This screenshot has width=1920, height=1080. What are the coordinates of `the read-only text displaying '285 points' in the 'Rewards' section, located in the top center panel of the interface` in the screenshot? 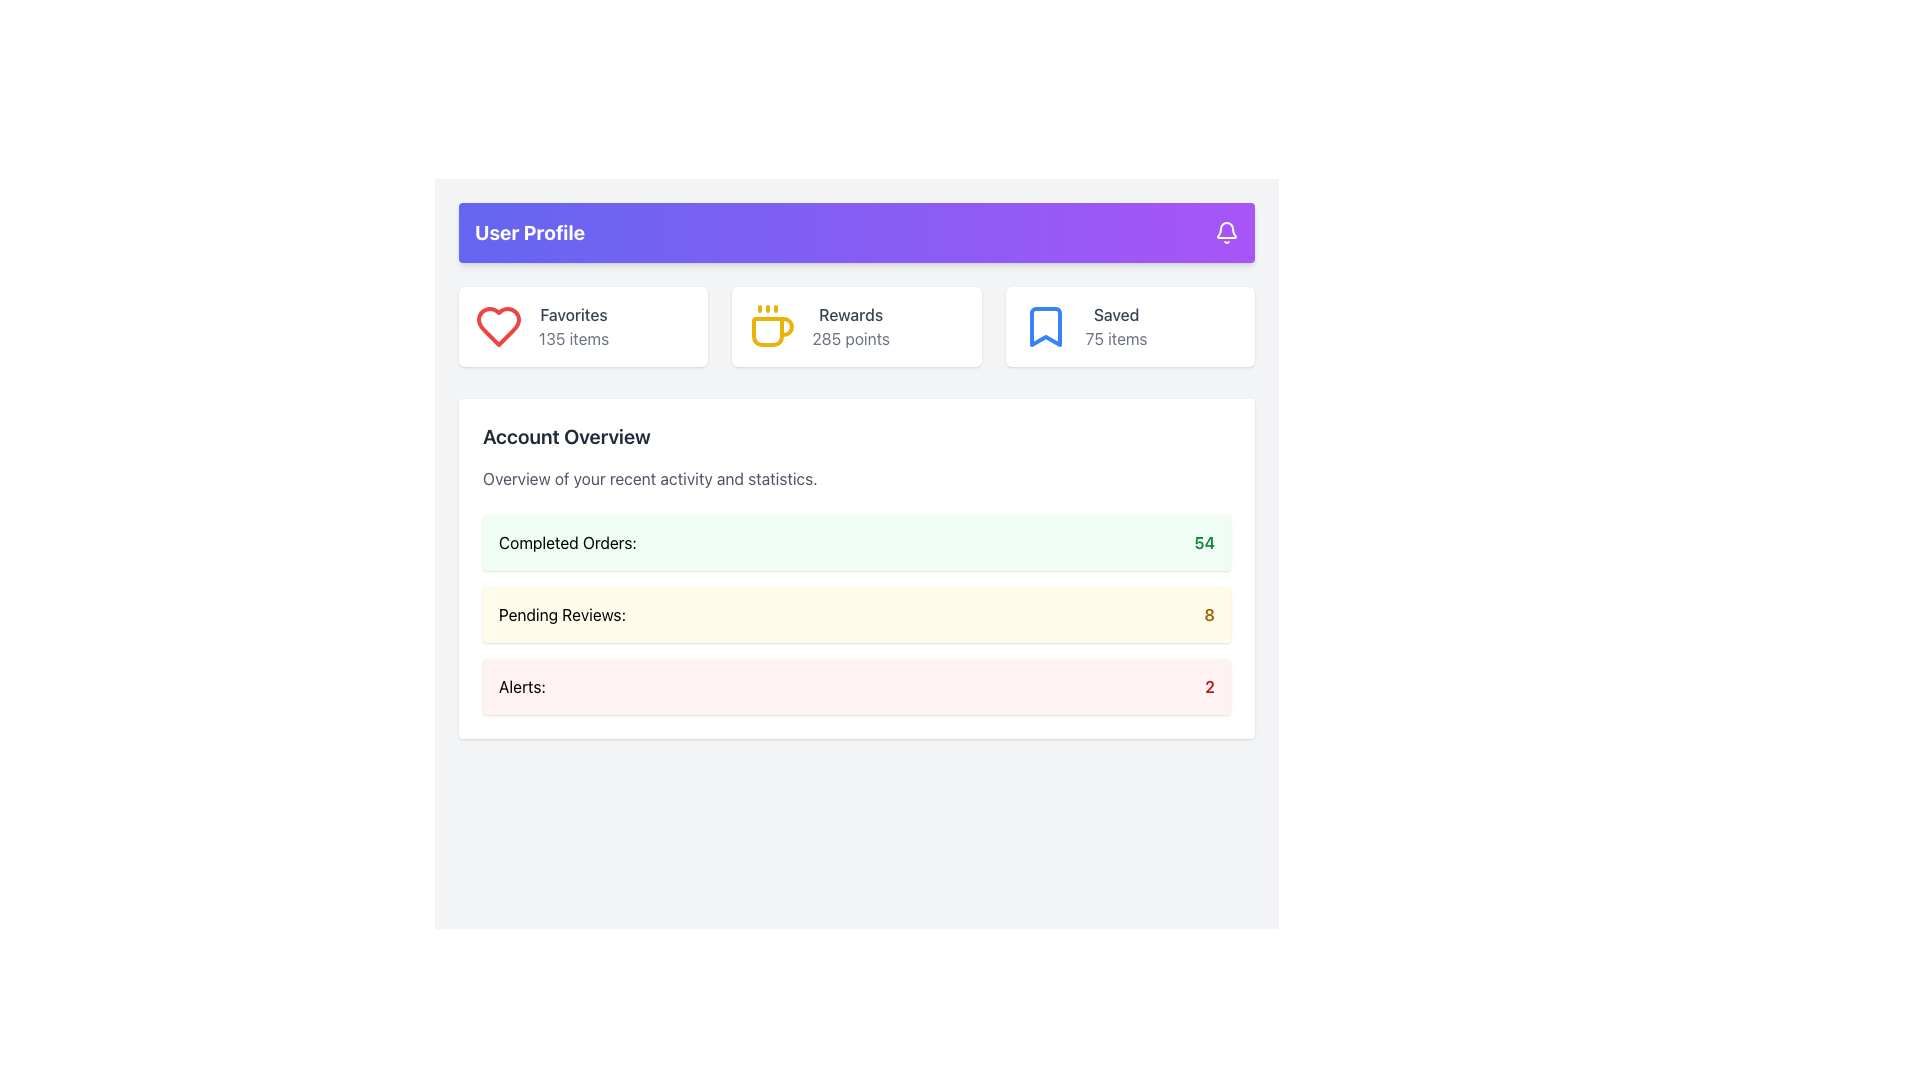 It's located at (851, 338).